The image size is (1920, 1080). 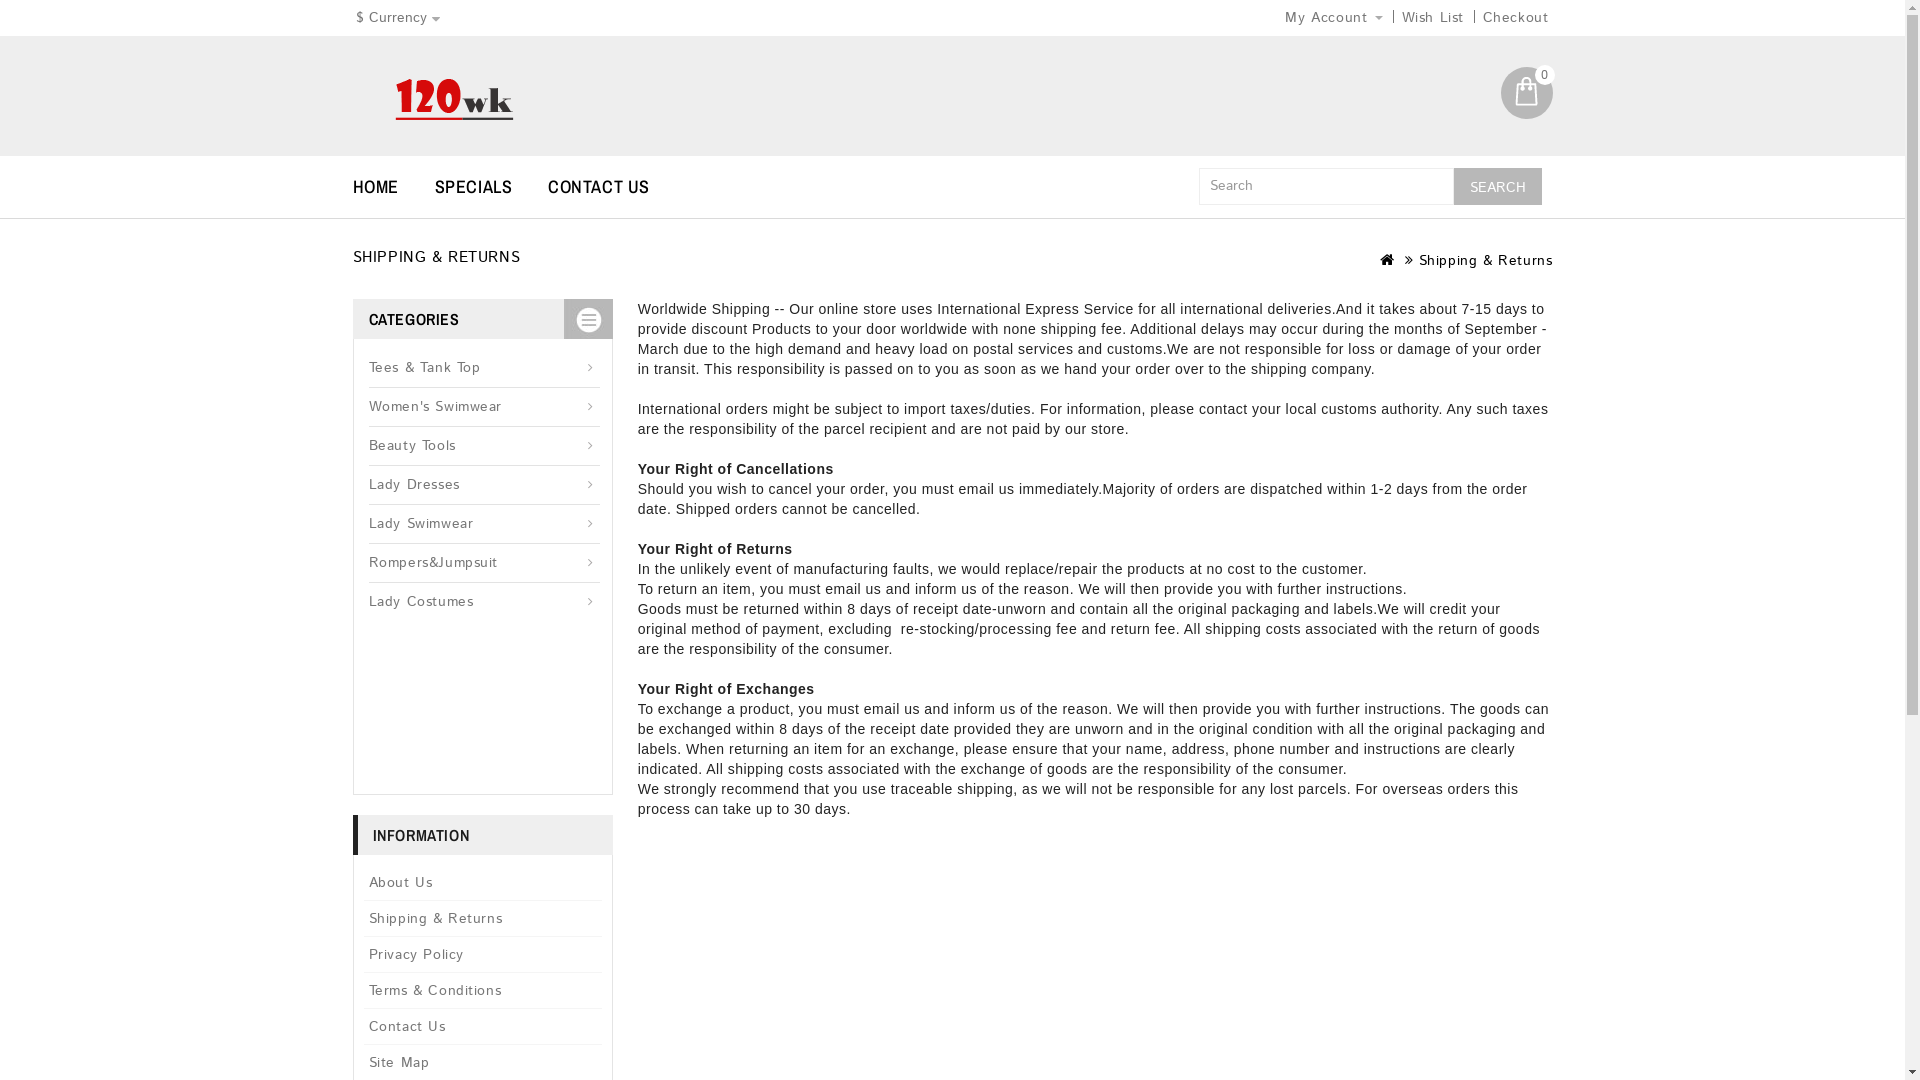 I want to click on 'About Us', so click(x=483, y=882).